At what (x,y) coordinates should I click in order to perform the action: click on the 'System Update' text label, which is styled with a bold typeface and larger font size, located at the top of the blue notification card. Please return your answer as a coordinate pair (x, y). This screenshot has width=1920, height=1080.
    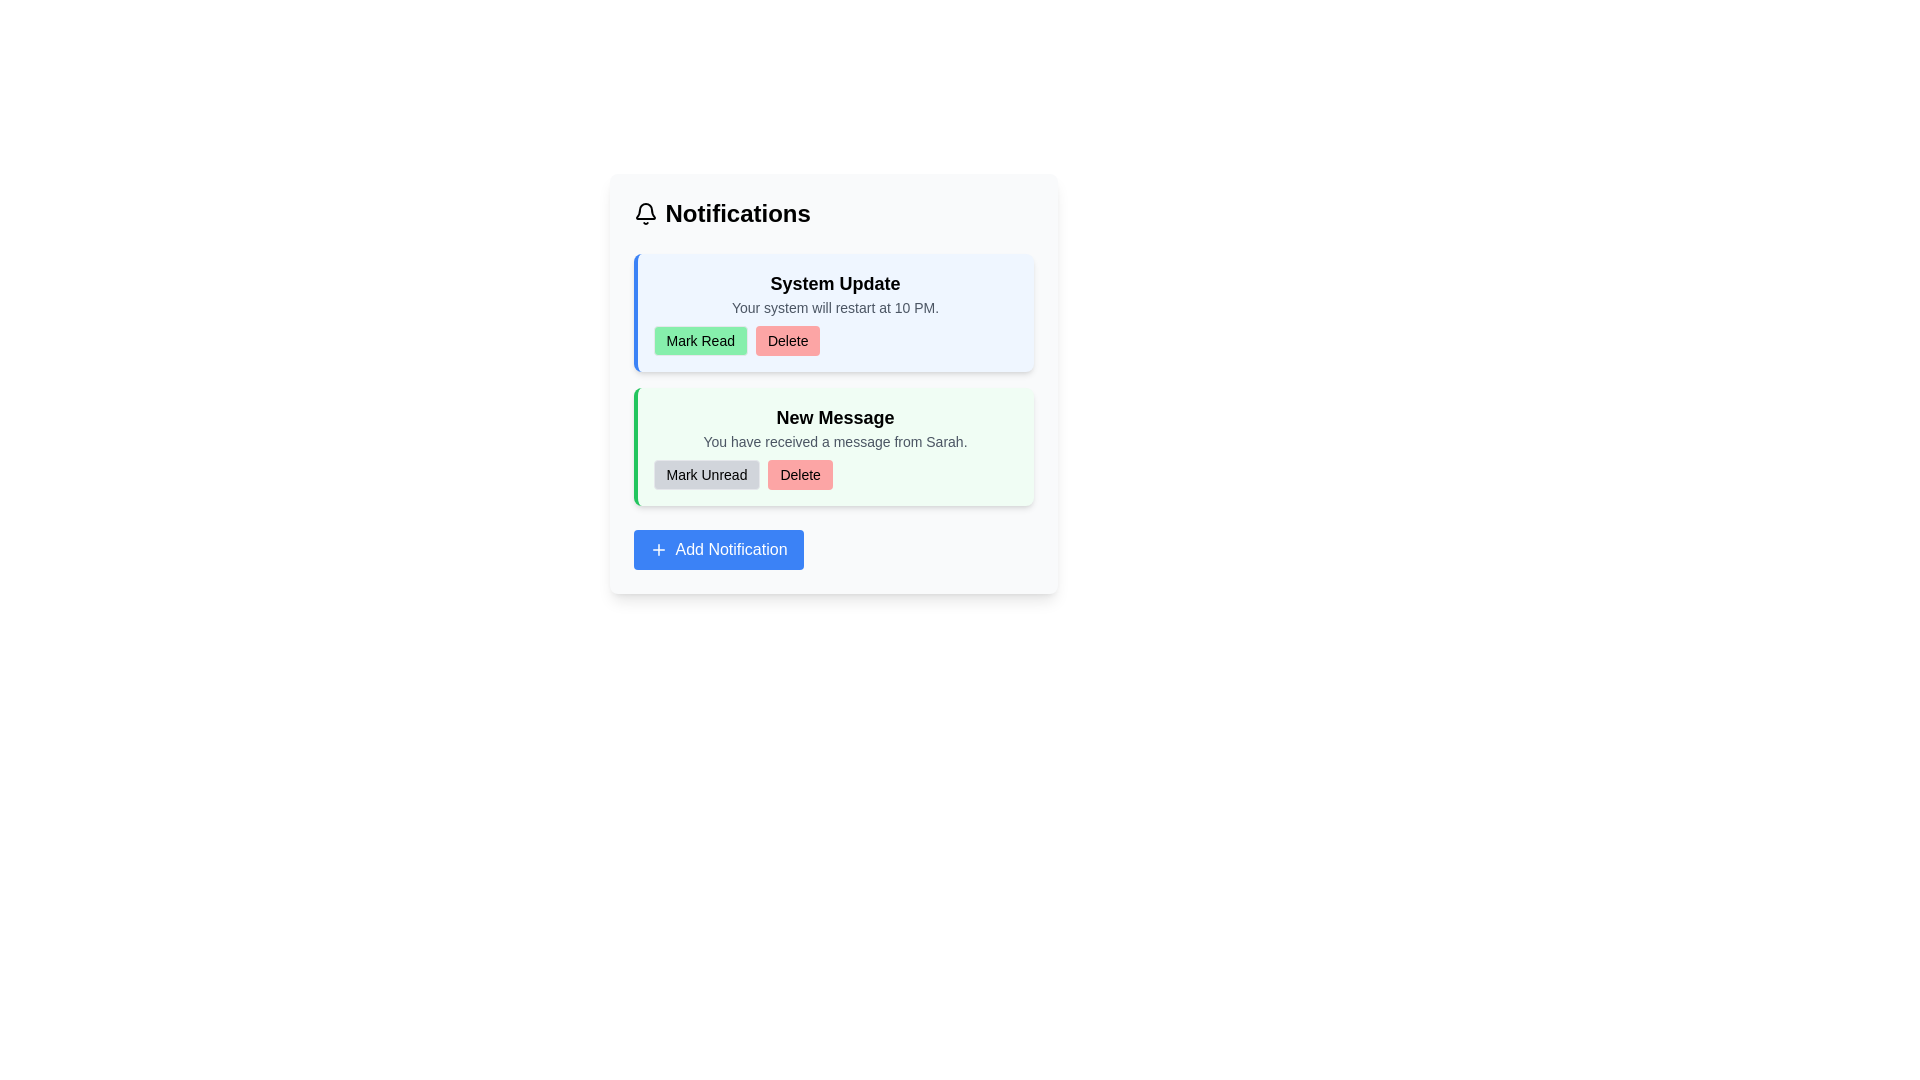
    Looking at the image, I should click on (835, 284).